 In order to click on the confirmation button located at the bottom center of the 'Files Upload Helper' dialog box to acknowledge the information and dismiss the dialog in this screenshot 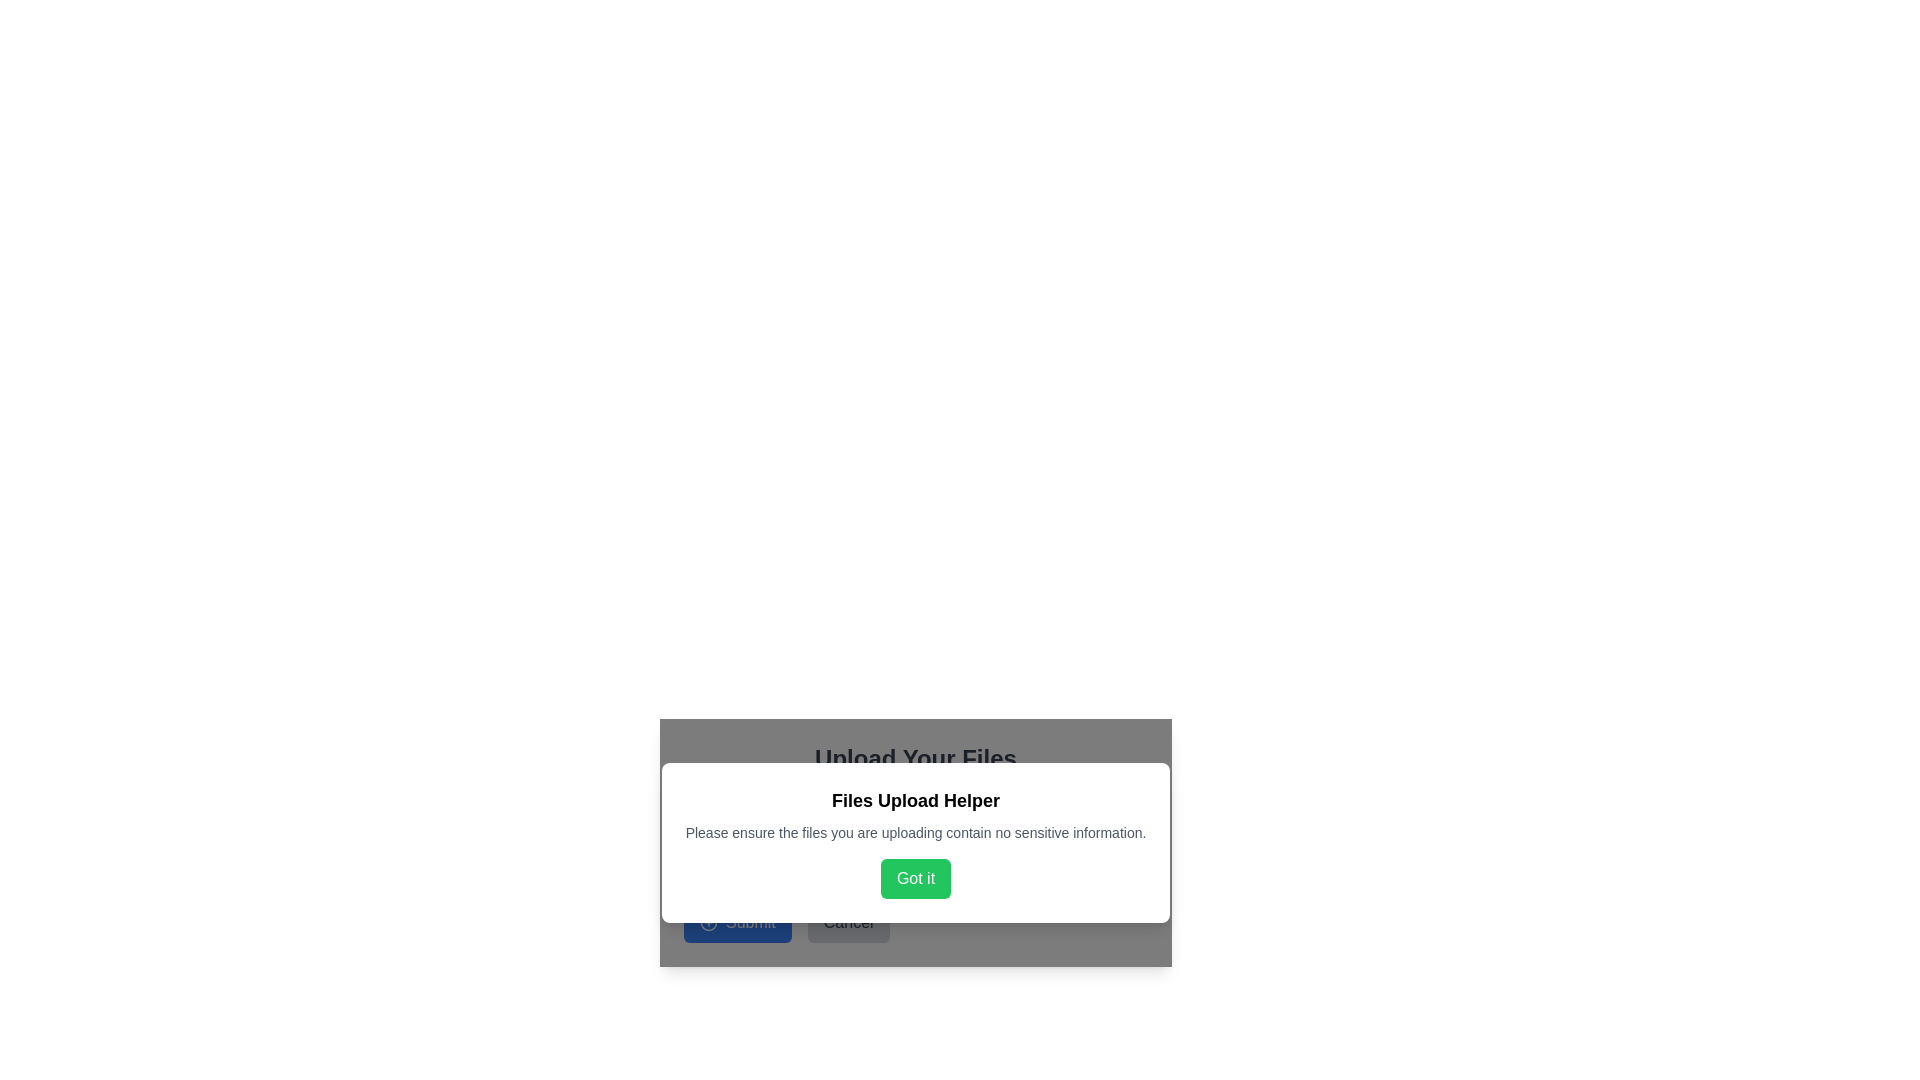, I will do `click(915, 878)`.